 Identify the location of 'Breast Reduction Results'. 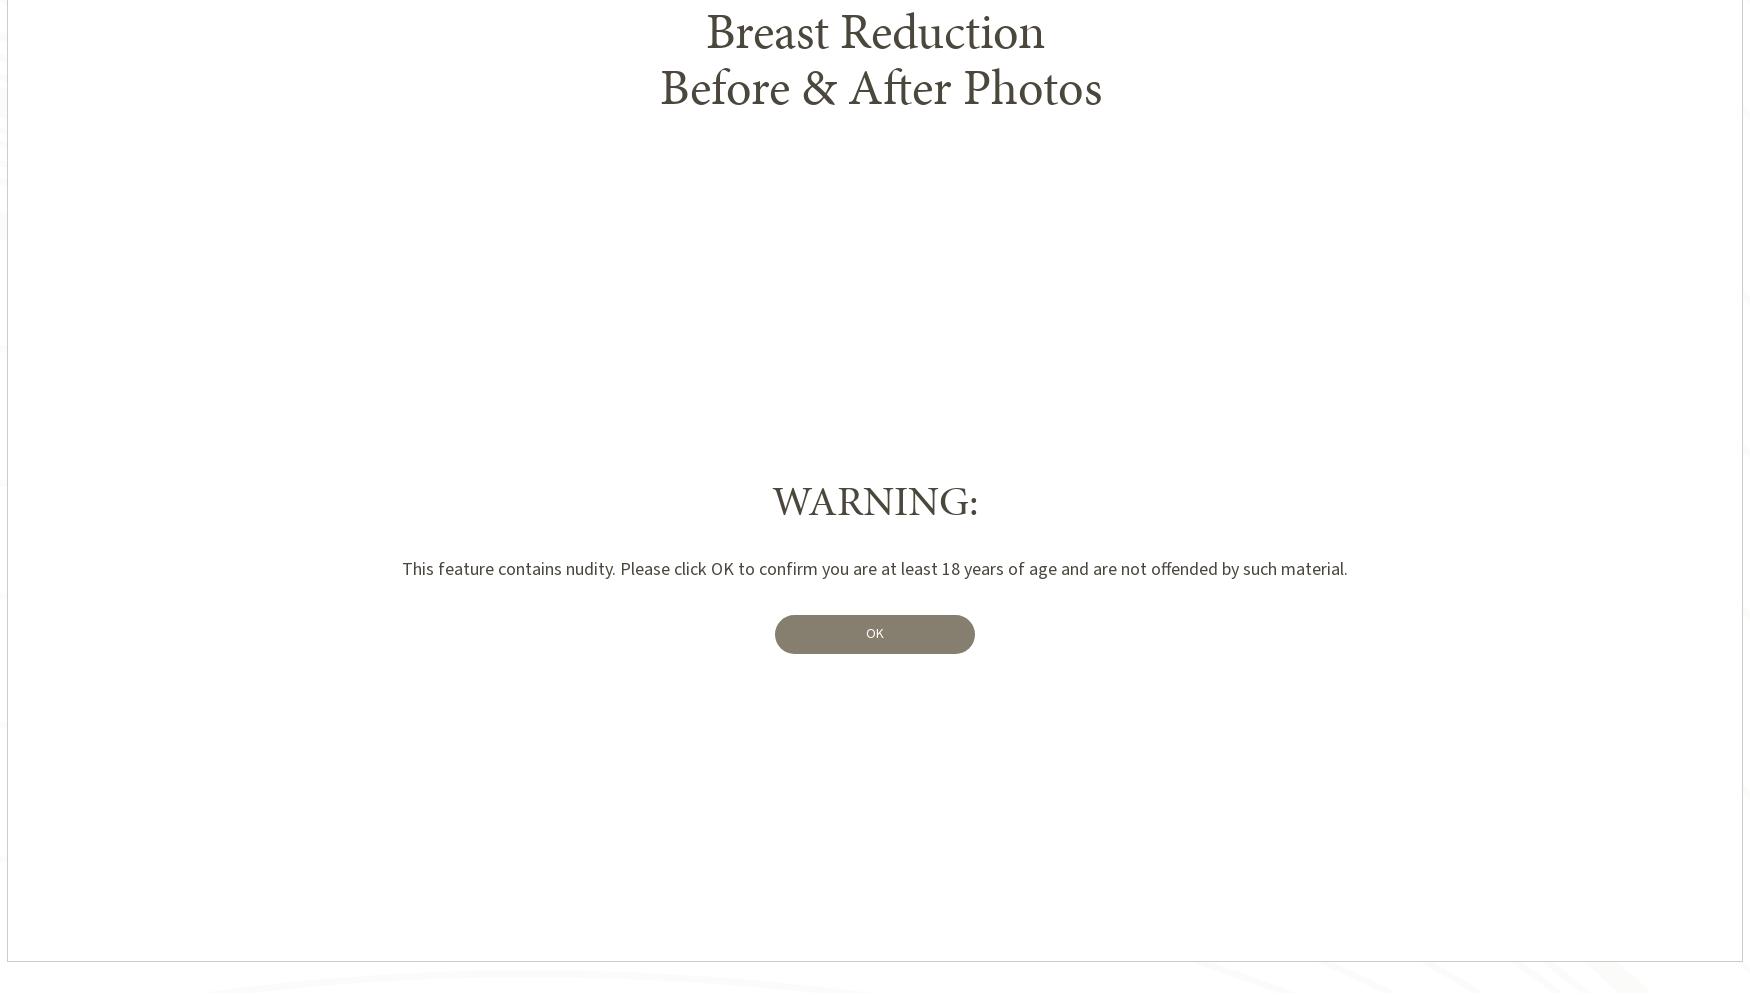
(627, 50).